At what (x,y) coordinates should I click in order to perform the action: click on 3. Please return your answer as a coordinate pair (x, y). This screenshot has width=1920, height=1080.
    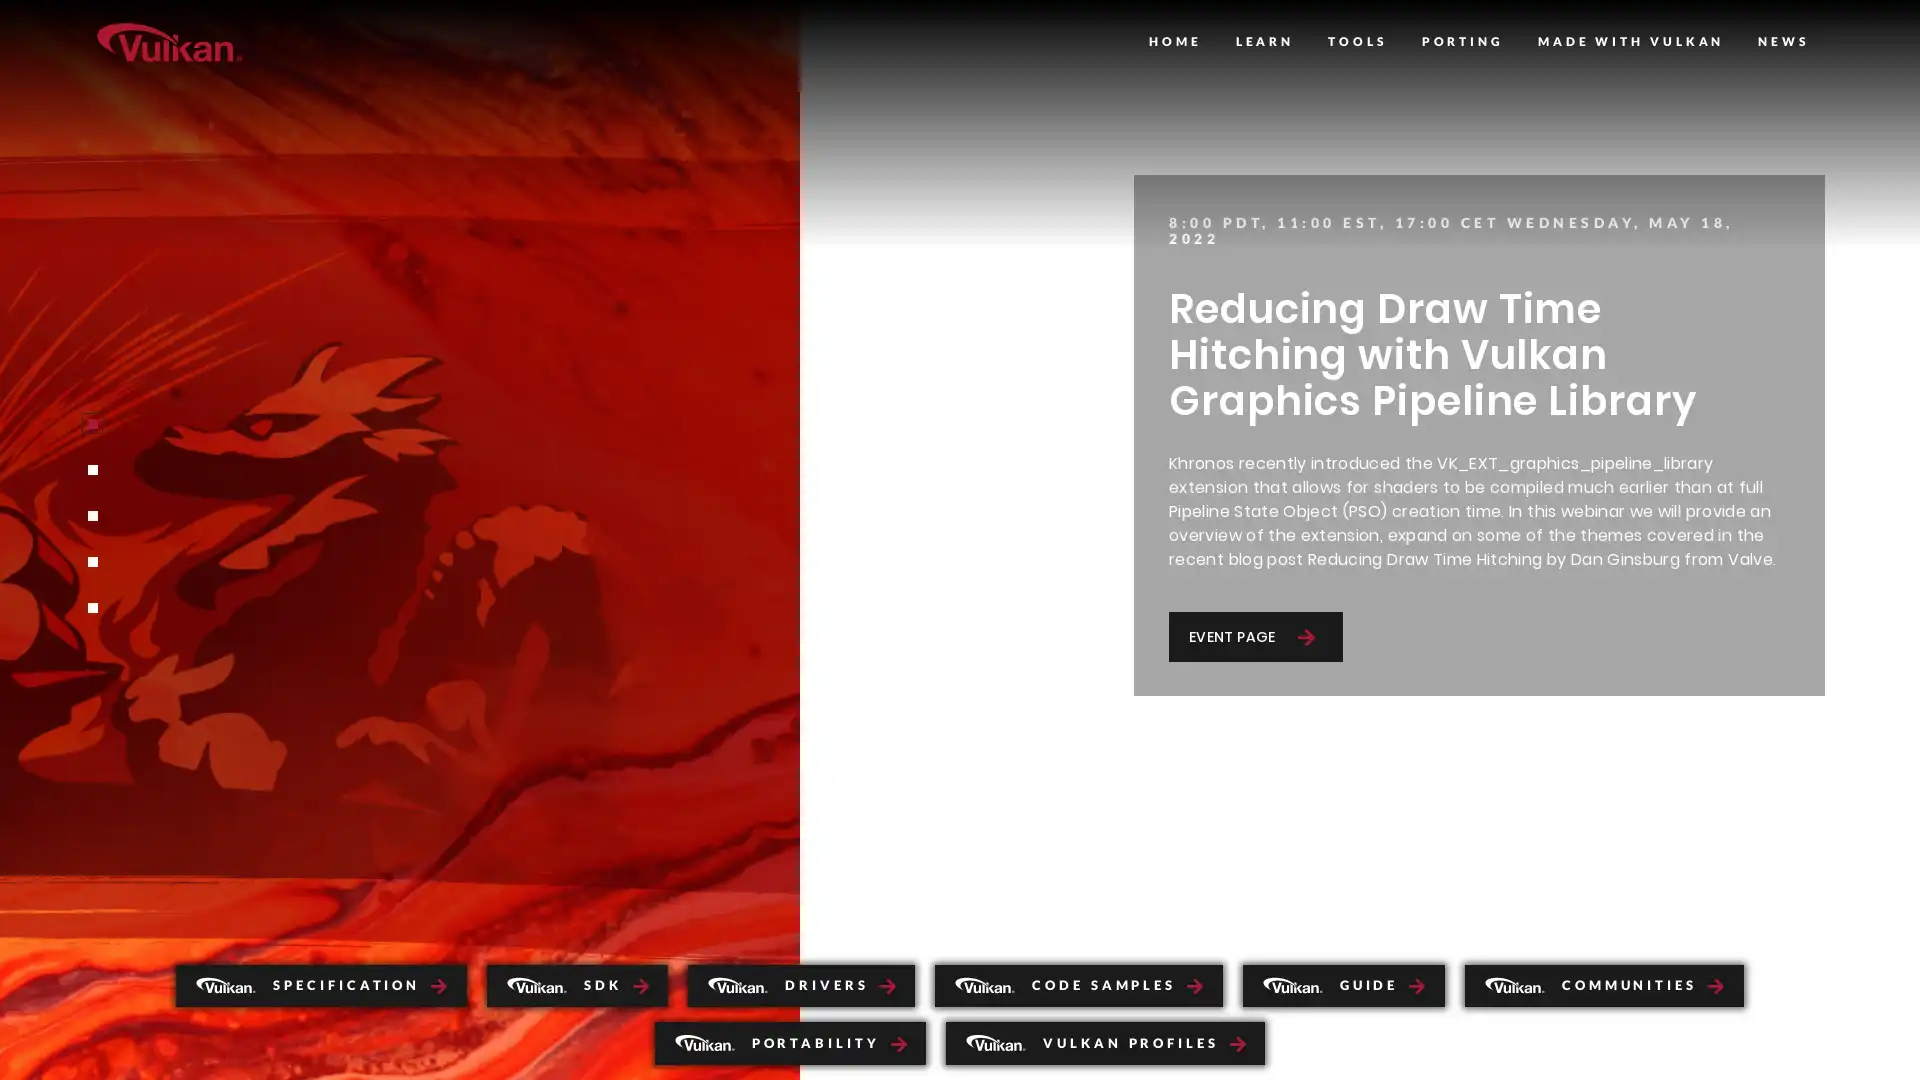
    Looking at the image, I should click on (90, 515).